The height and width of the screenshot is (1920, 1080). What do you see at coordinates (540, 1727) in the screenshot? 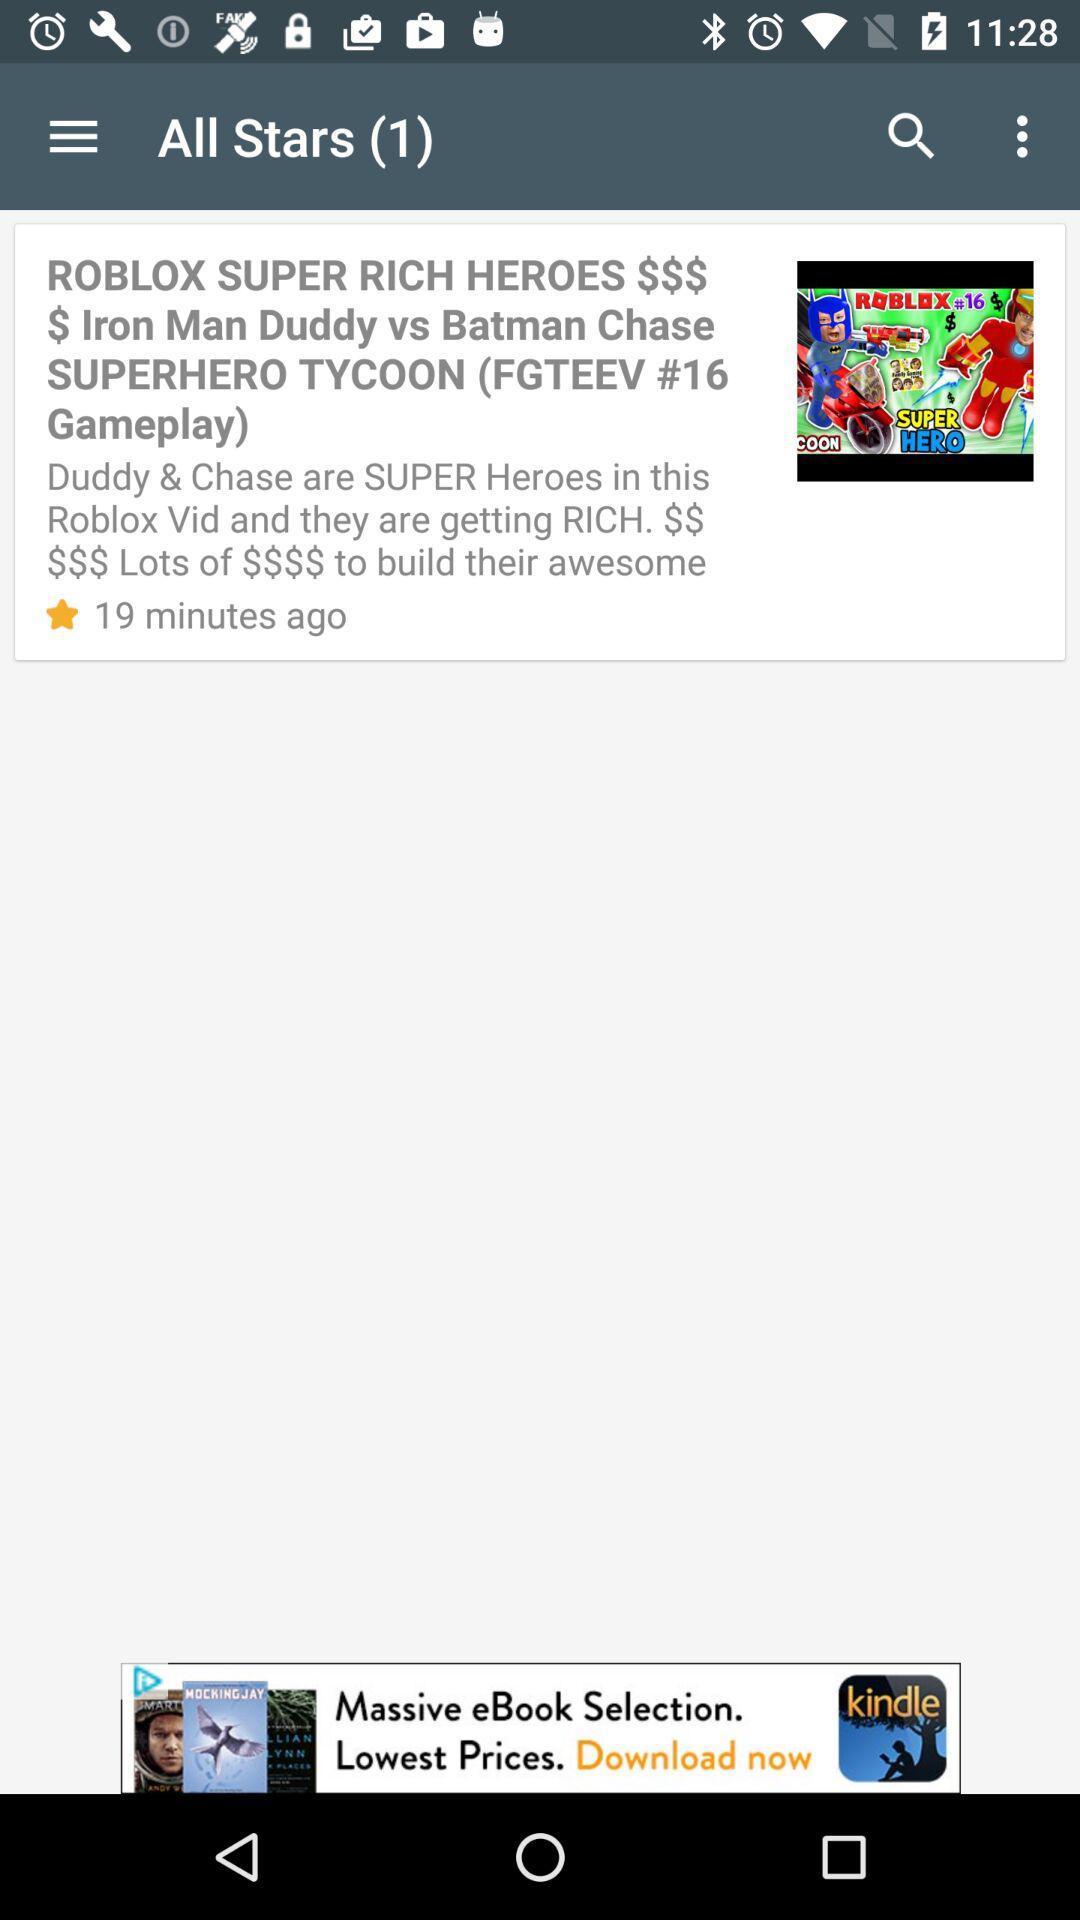
I see `the advertisement page` at bounding box center [540, 1727].